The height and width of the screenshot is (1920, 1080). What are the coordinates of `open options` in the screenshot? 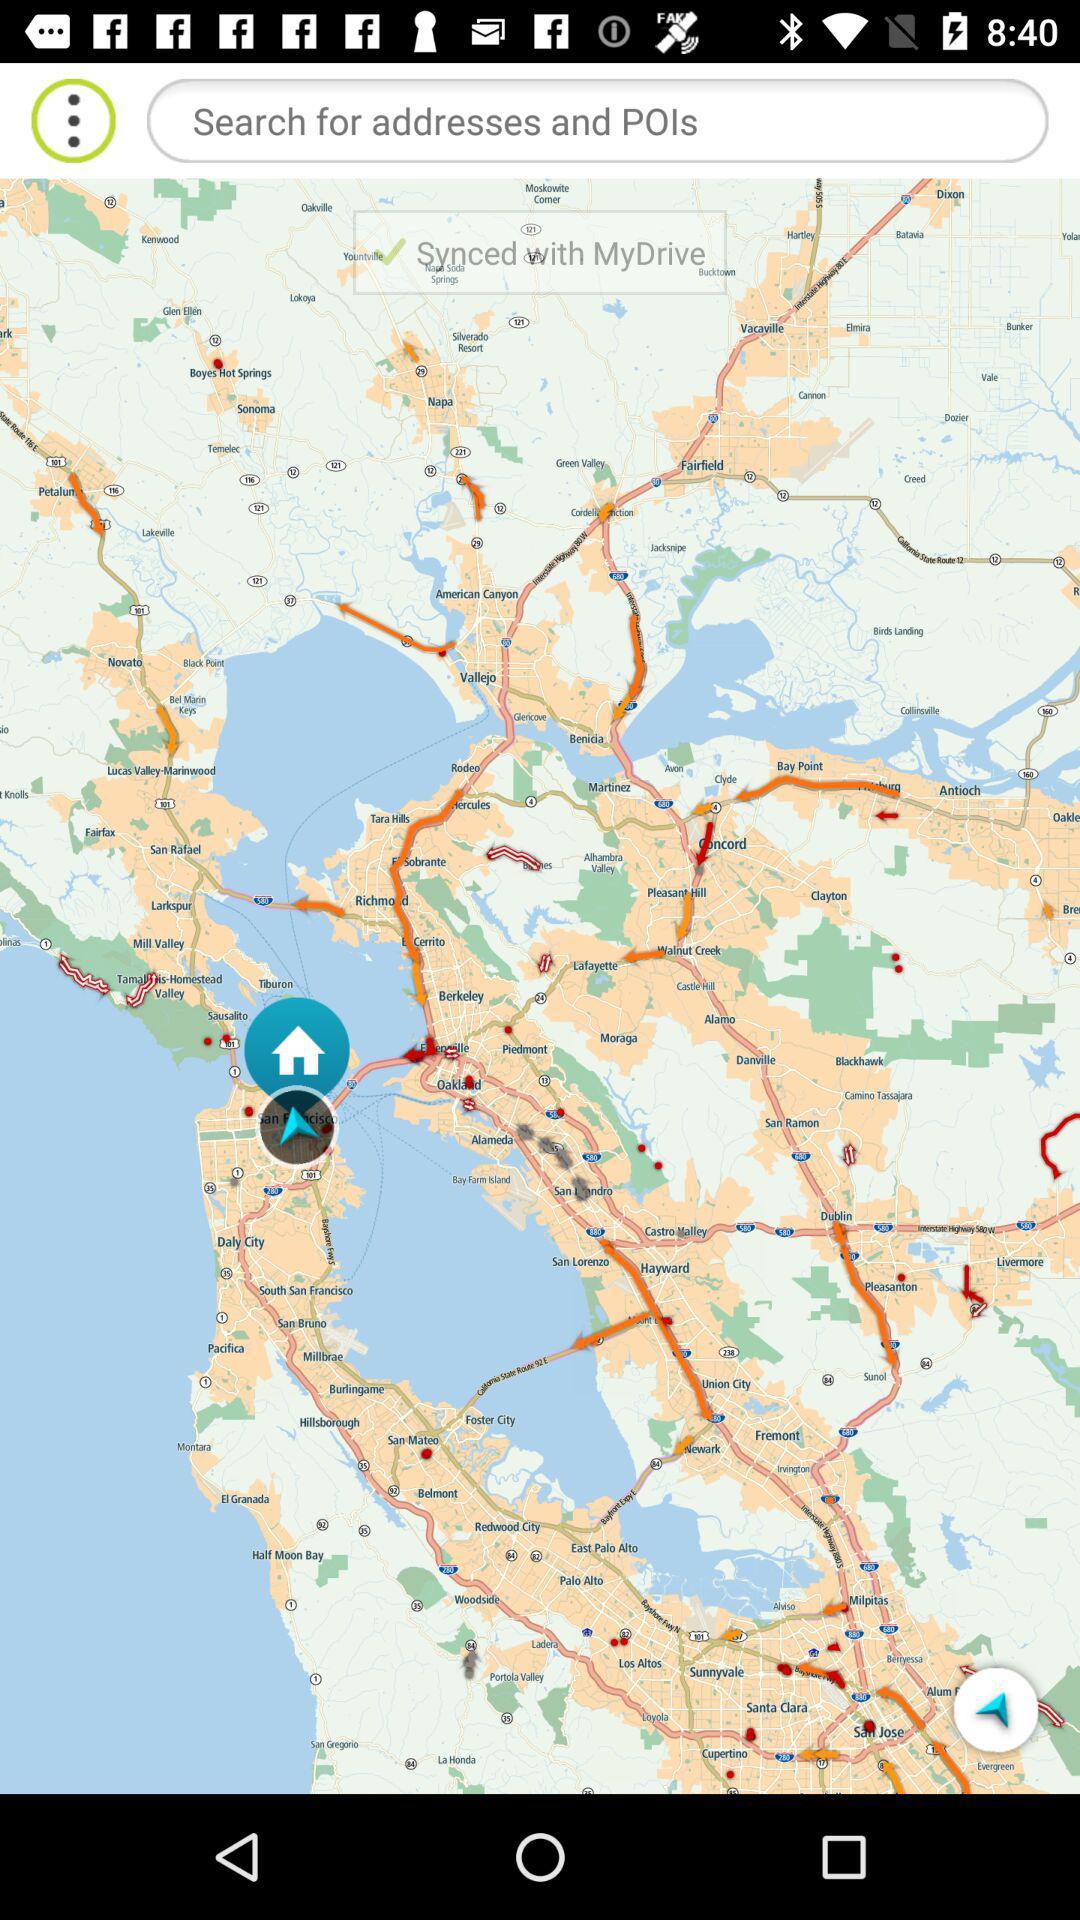 It's located at (72, 119).